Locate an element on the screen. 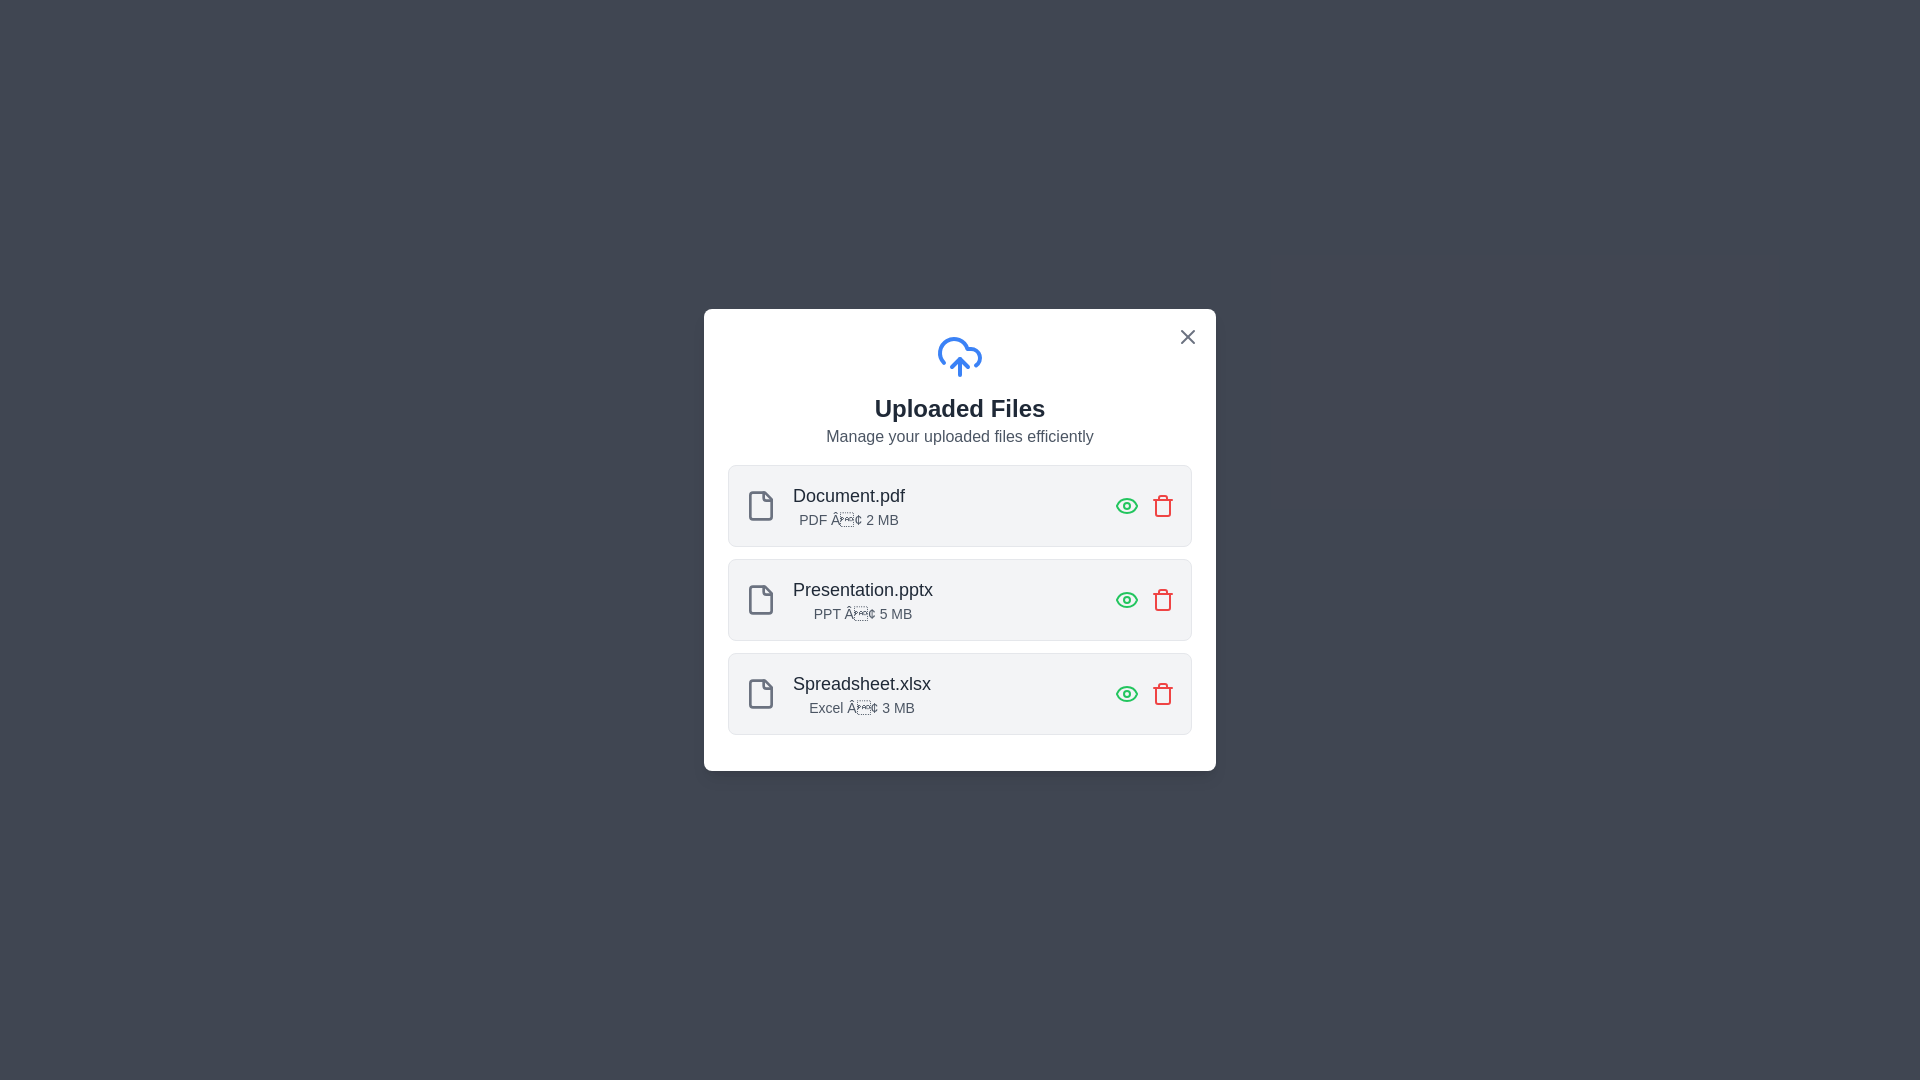 This screenshot has width=1920, height=1080. the File summary display element showing 'Document.pdf' in bold text, which is the first item in the list of uploaded files is located at coordinates (825, 504).